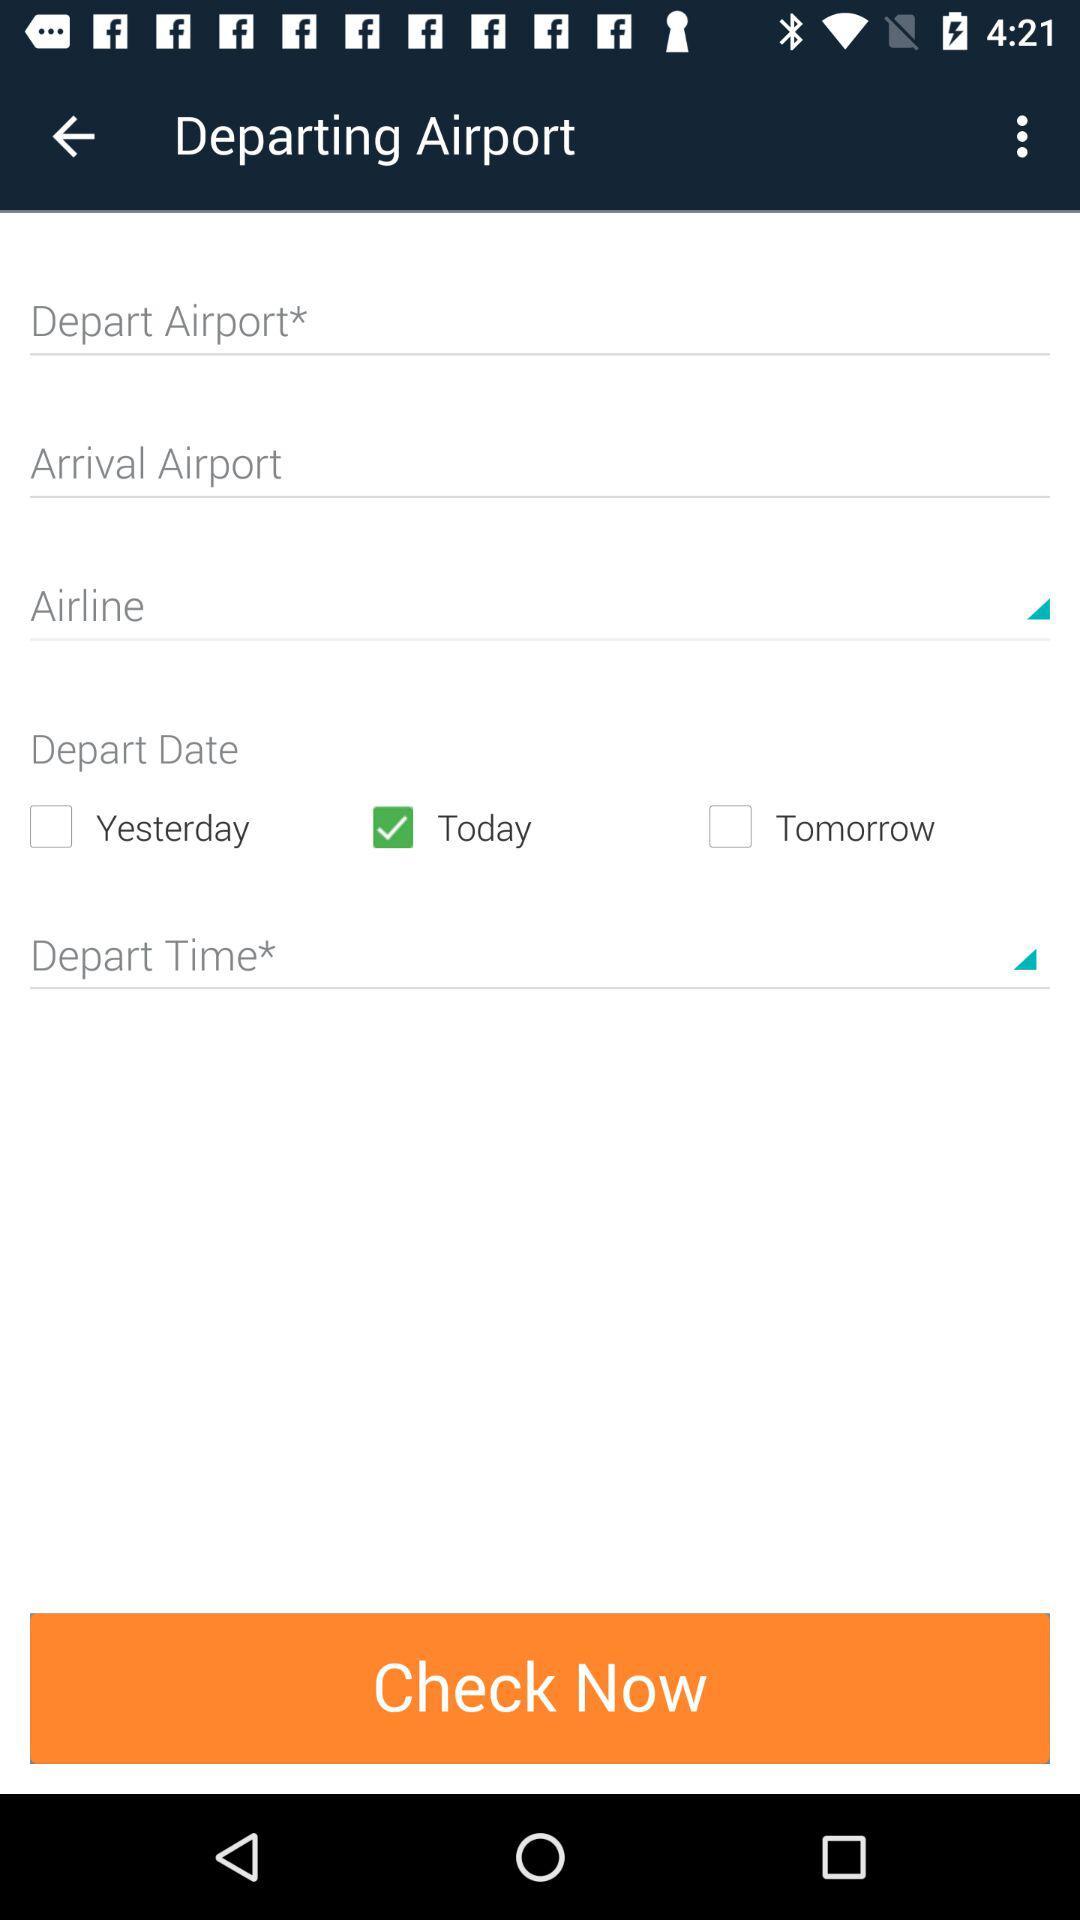 The image size is (1080, 1920). I want to click on arrival airport search field, so click(540, 470).